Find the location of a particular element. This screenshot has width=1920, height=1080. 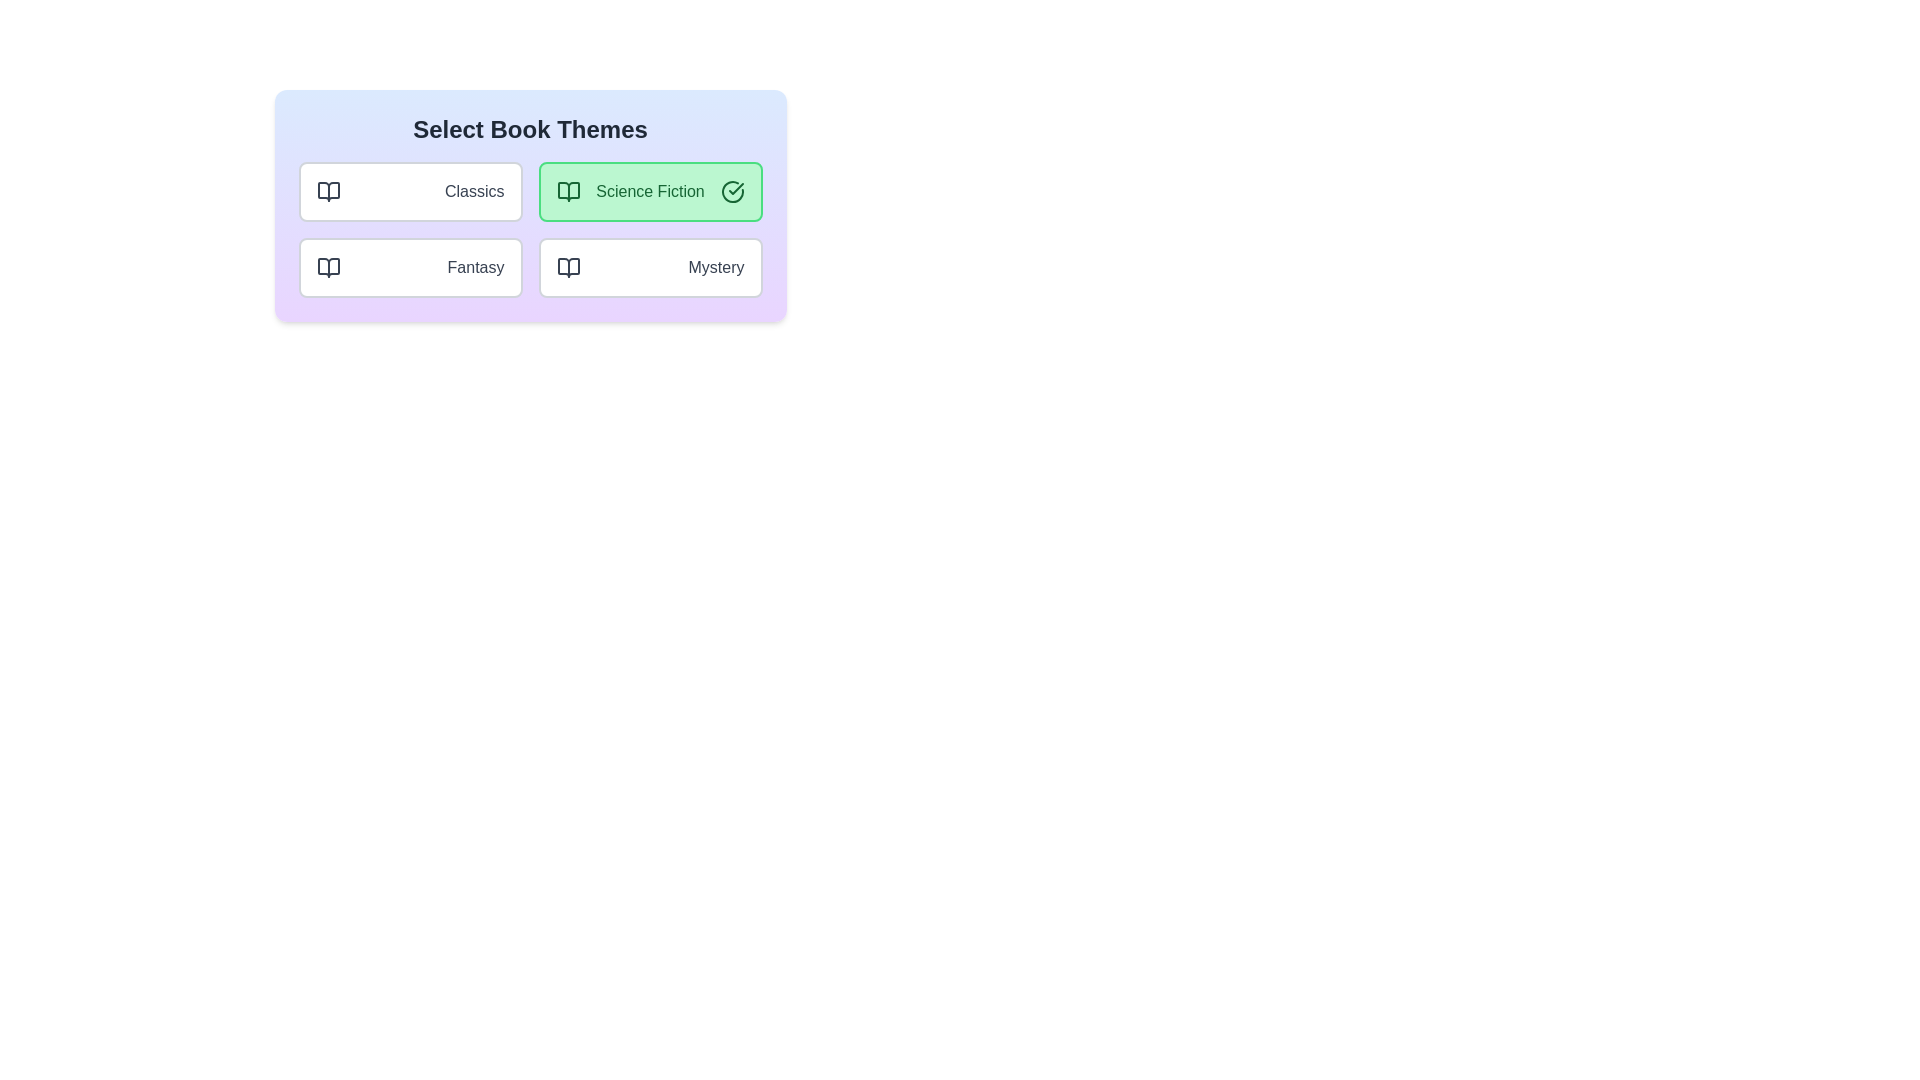

the theme Mystery is located at coordinates (650, 266).